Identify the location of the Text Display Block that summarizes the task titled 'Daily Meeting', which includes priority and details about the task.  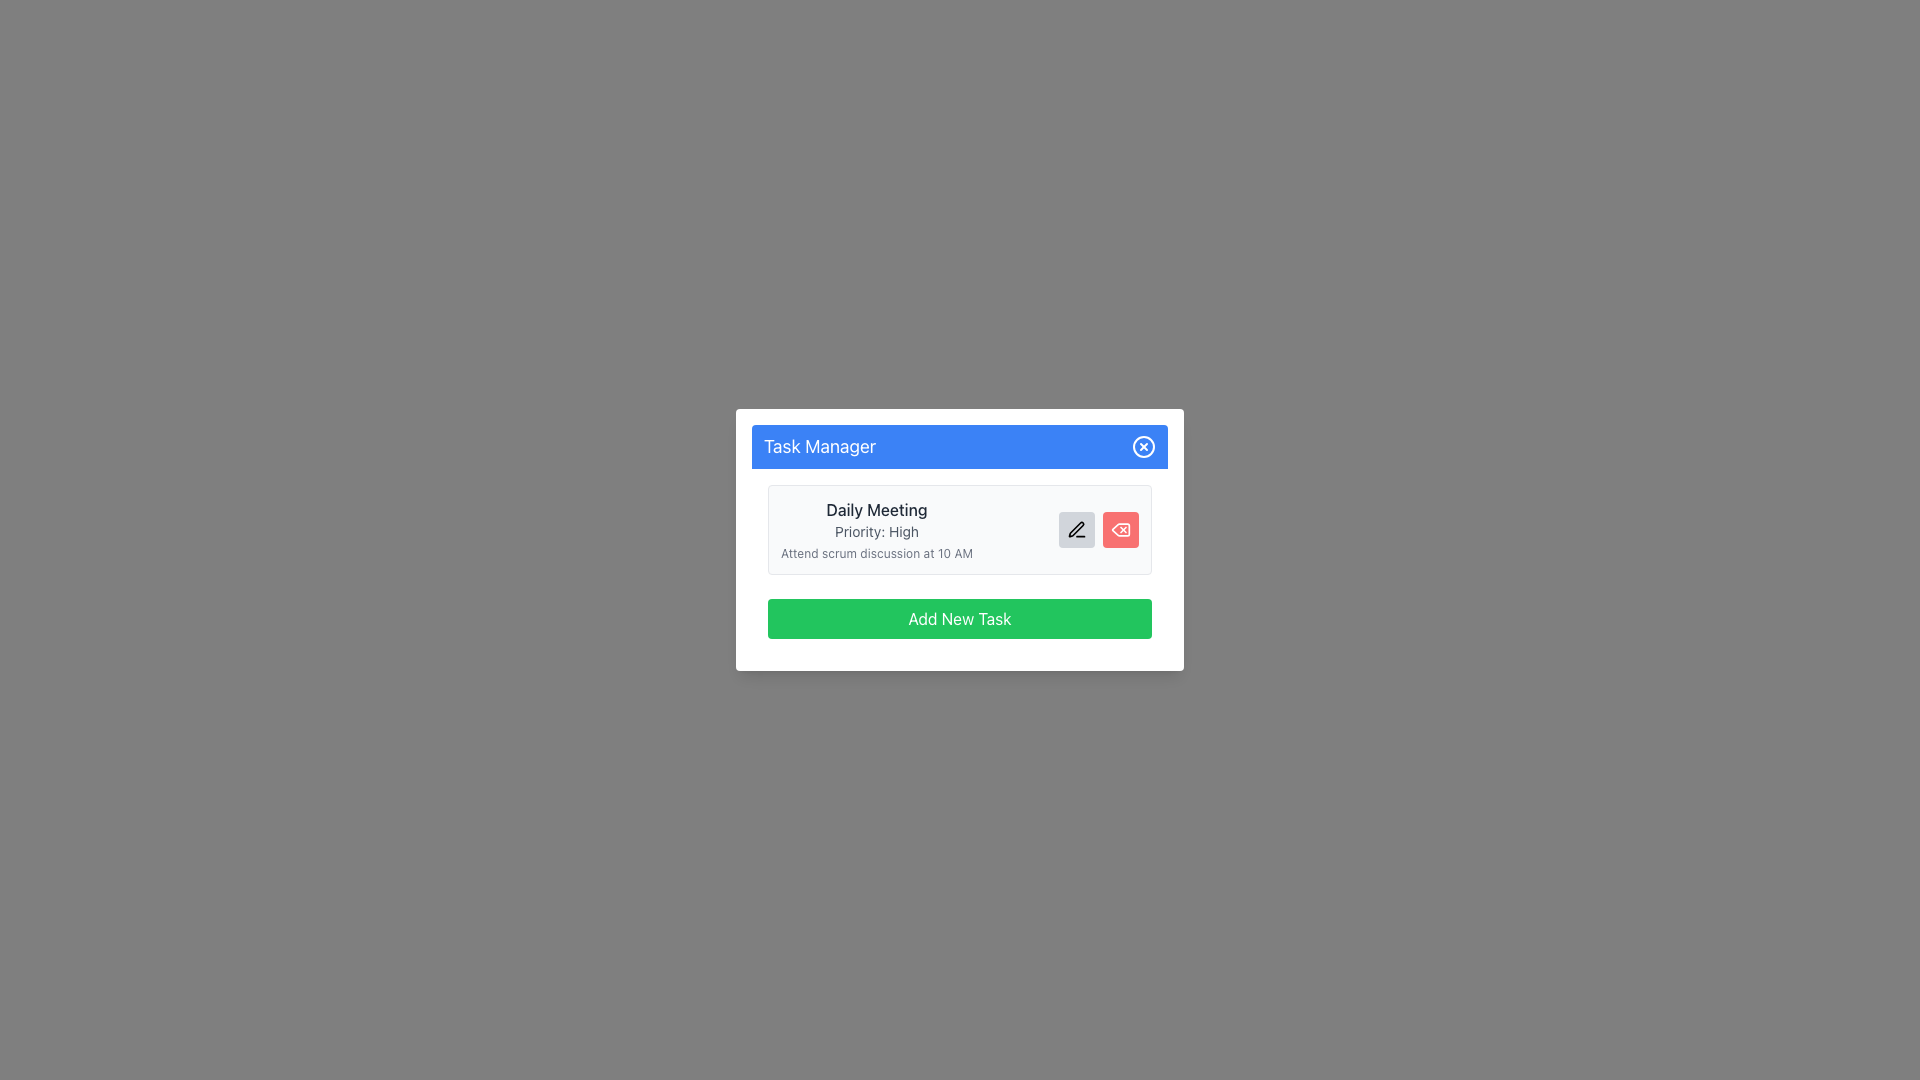
(877, 528).